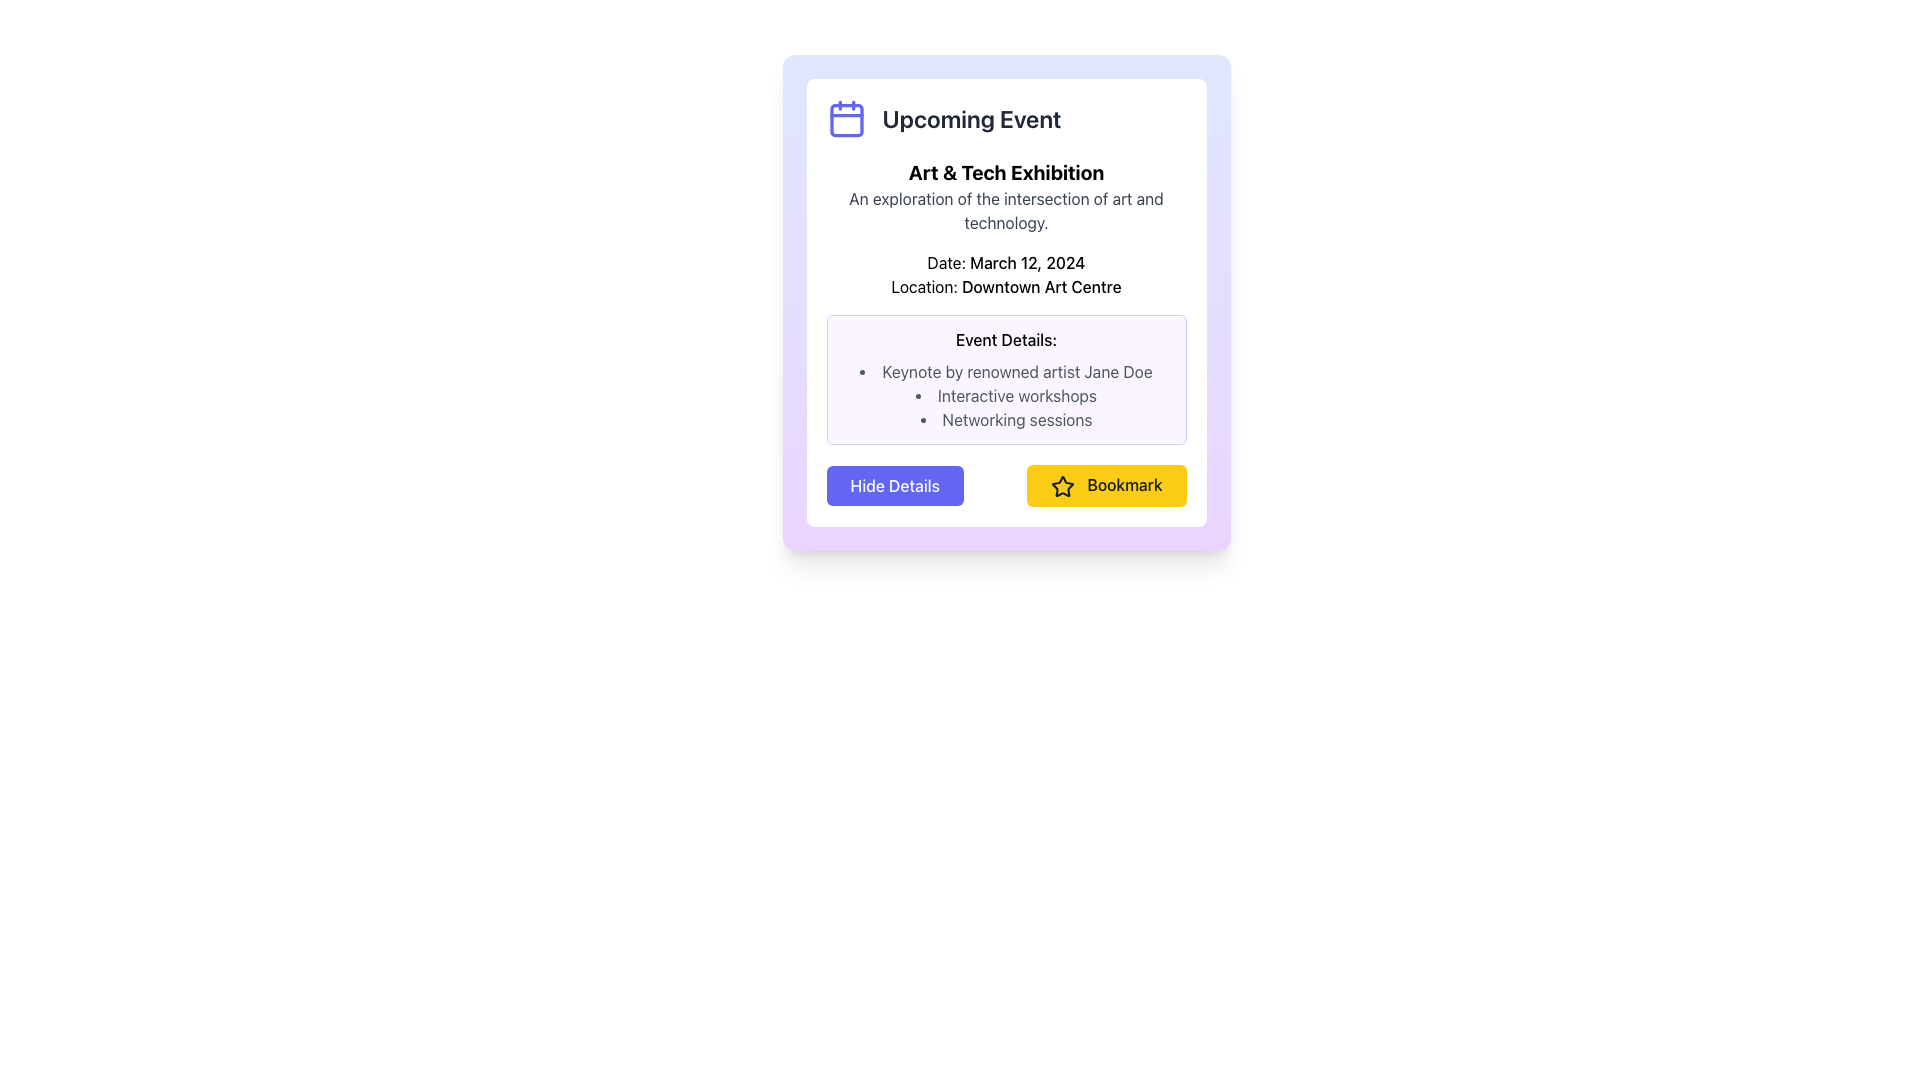  I want to click on the text list component displaying items such as 'Keynote by renowned artist Jane Doe', 'Interactive workshops', and 'Networking sessions', located below the 'Event Details:' title, so click(1006, 396).